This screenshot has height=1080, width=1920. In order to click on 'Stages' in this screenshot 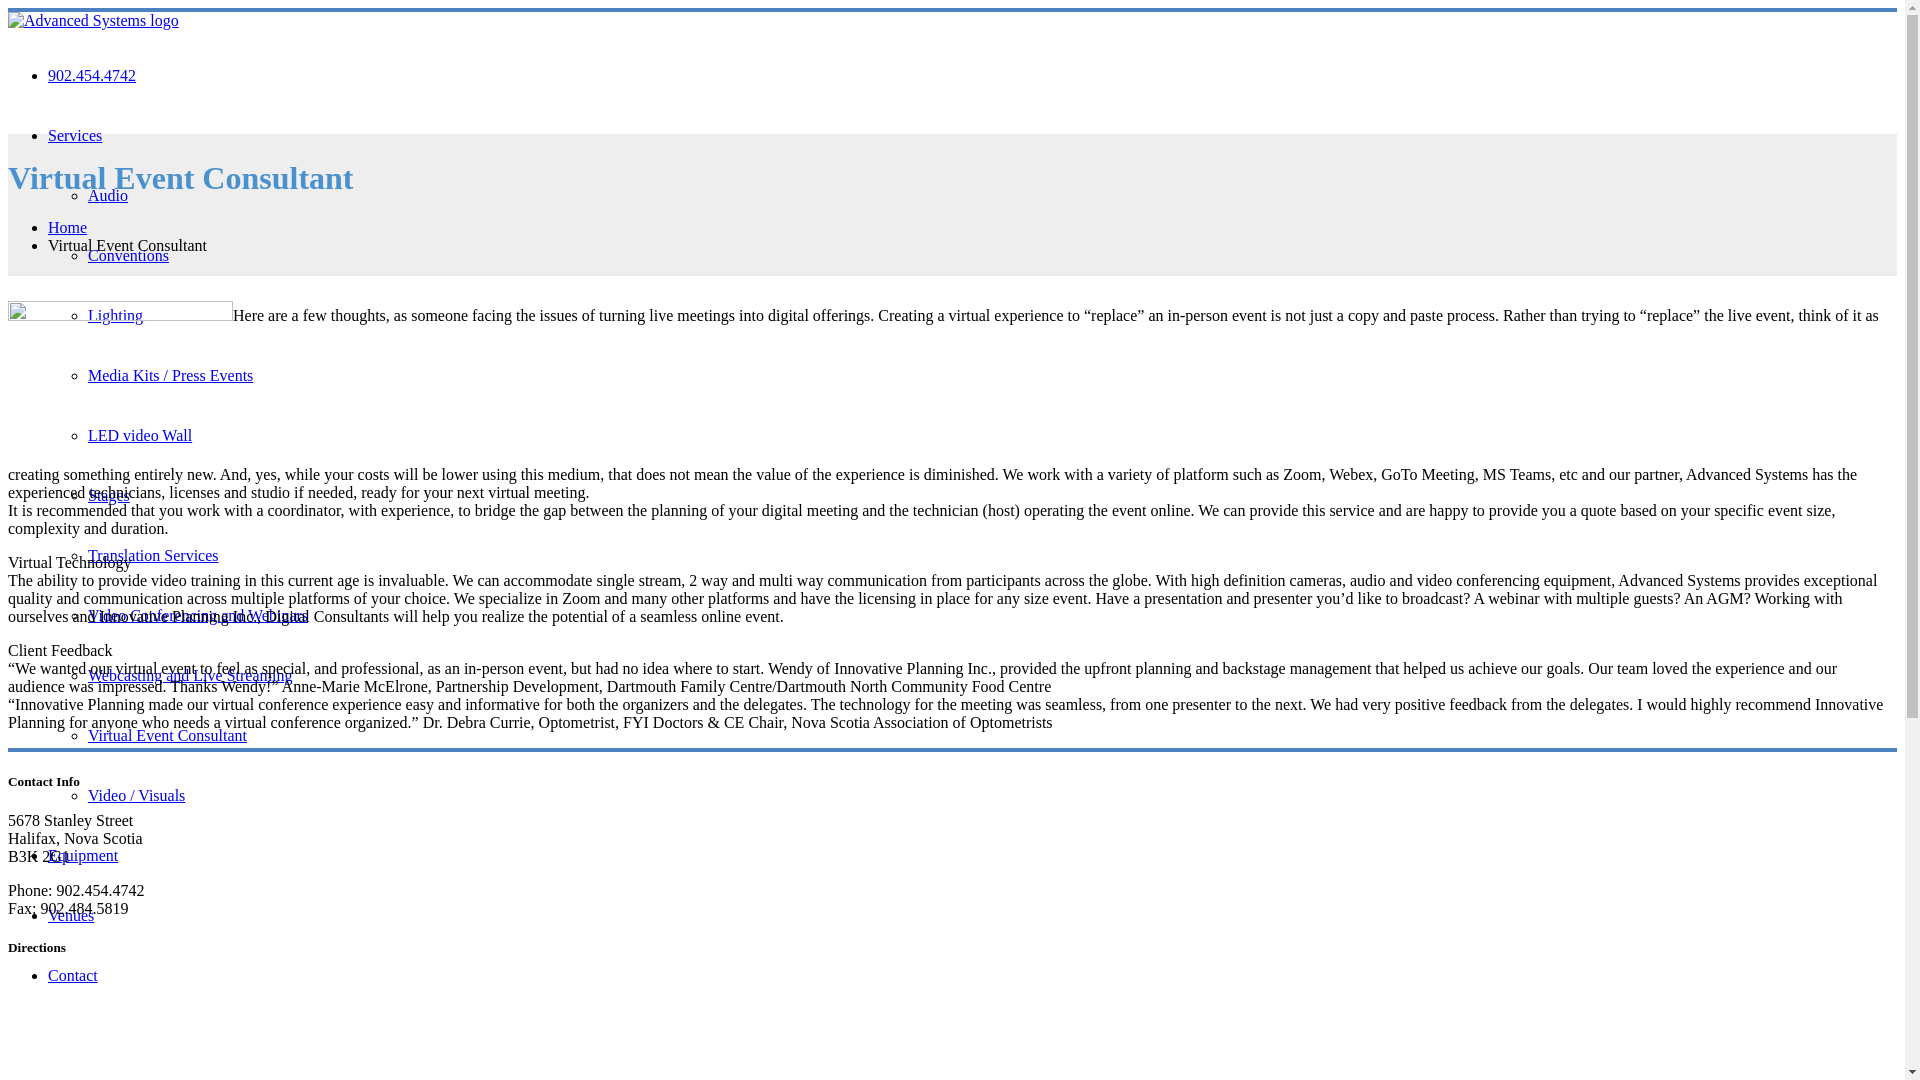, I will do `click(108, 495)`.